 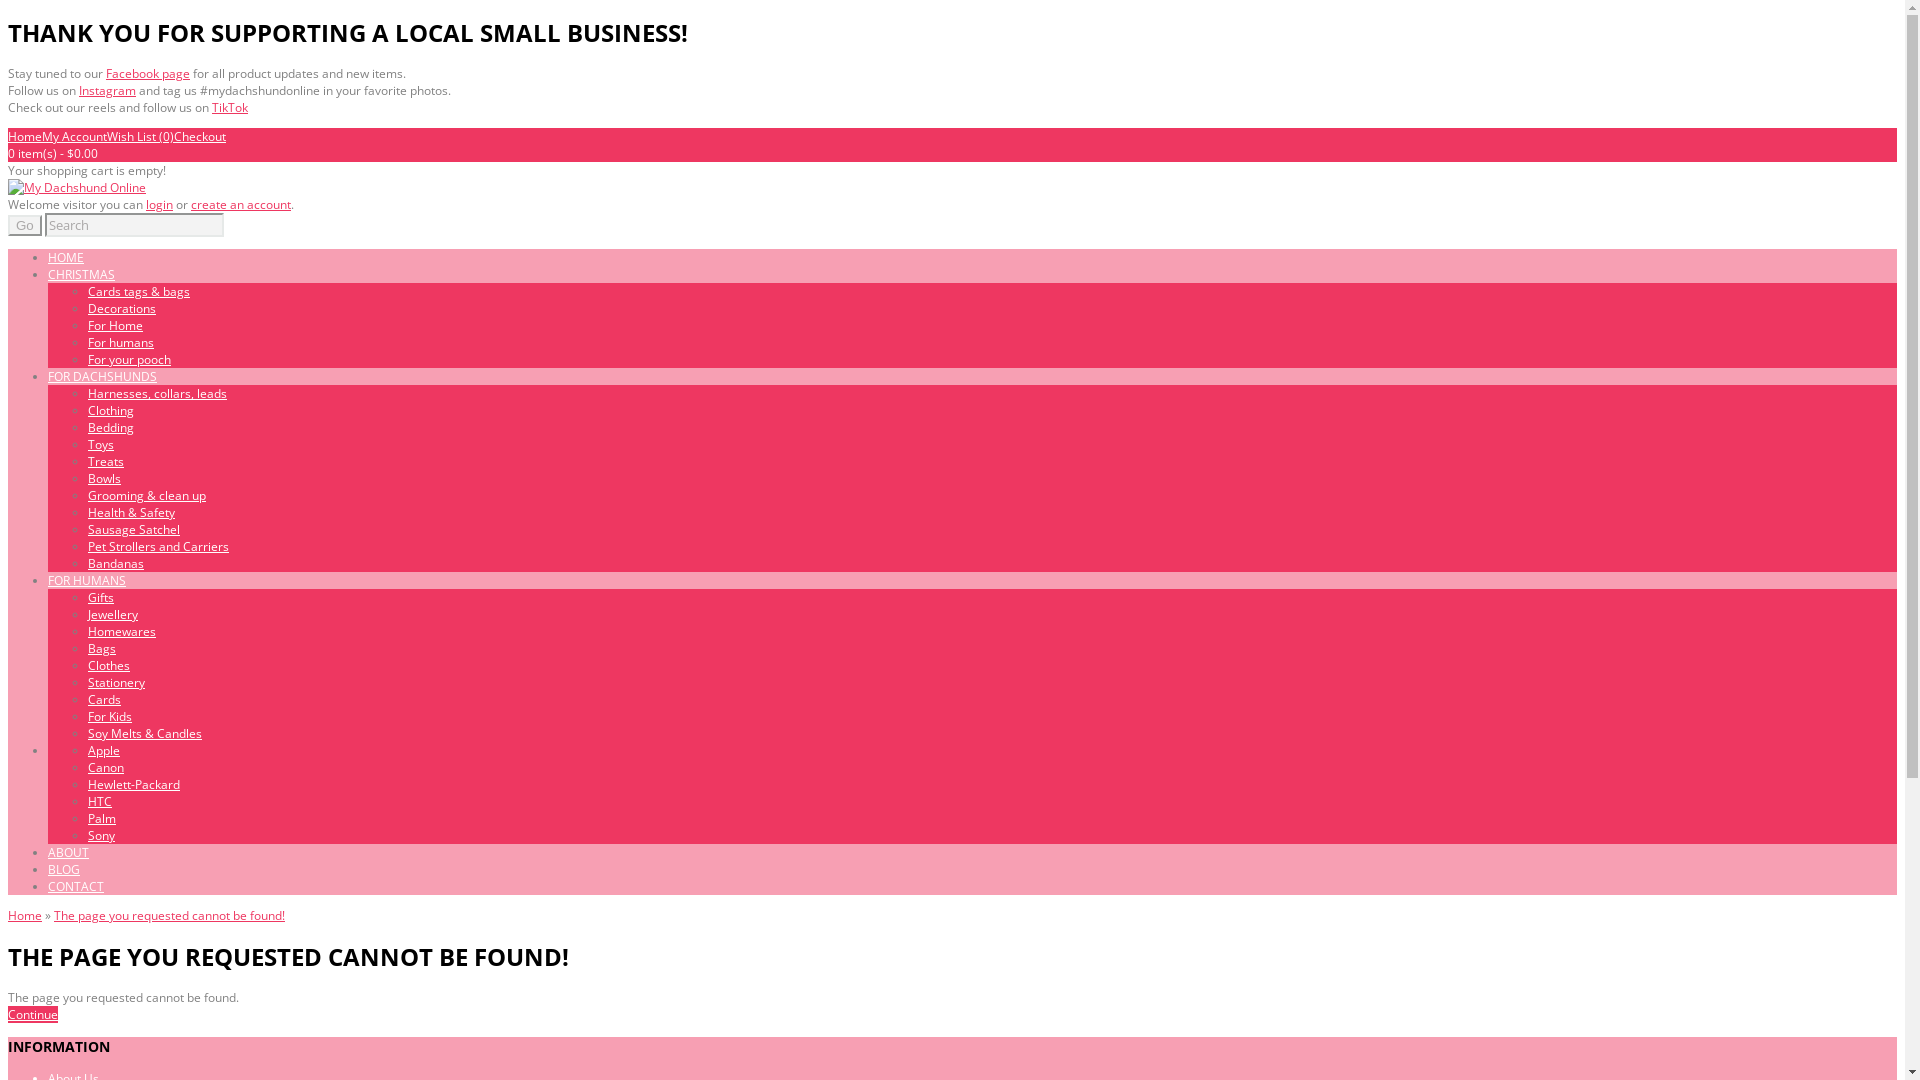 What do you see at coordinates (100, 818) in the screenshot?
I see `'Palm'` at bounding box center [100, 818].